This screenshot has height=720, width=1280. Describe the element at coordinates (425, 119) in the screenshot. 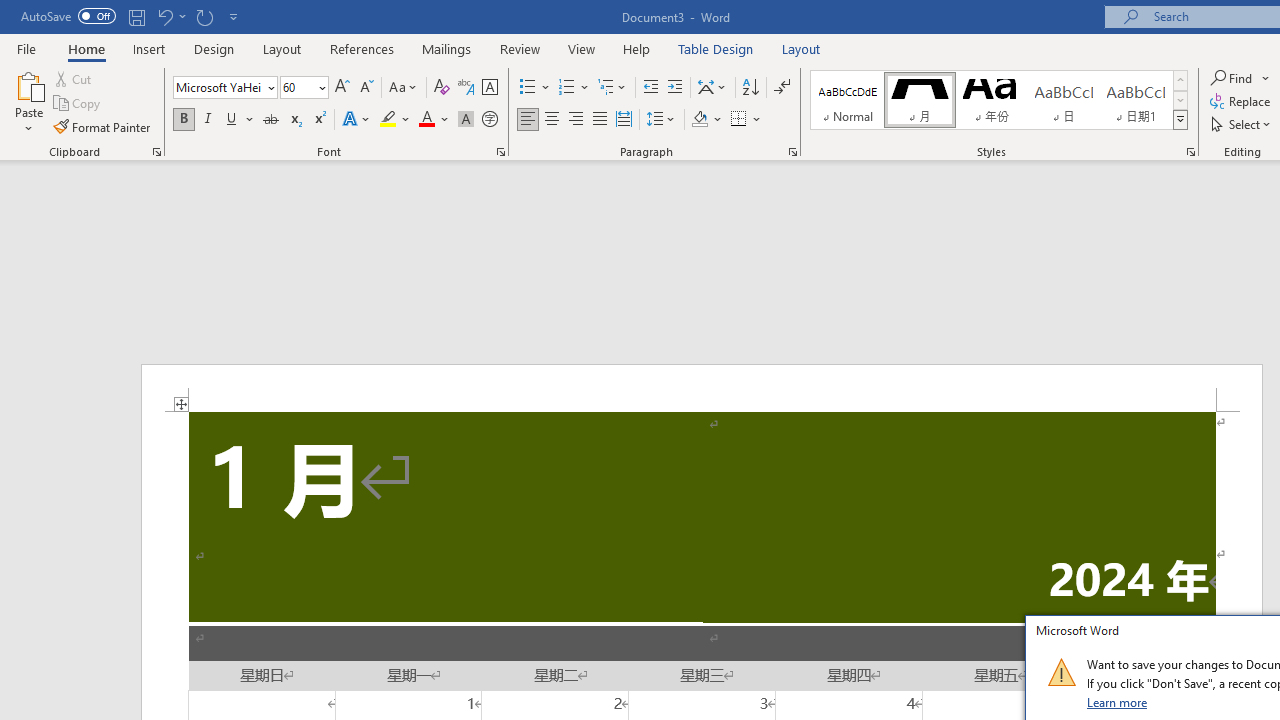

I see `'Font Color RGB(255, 0, 0)'` at that location.